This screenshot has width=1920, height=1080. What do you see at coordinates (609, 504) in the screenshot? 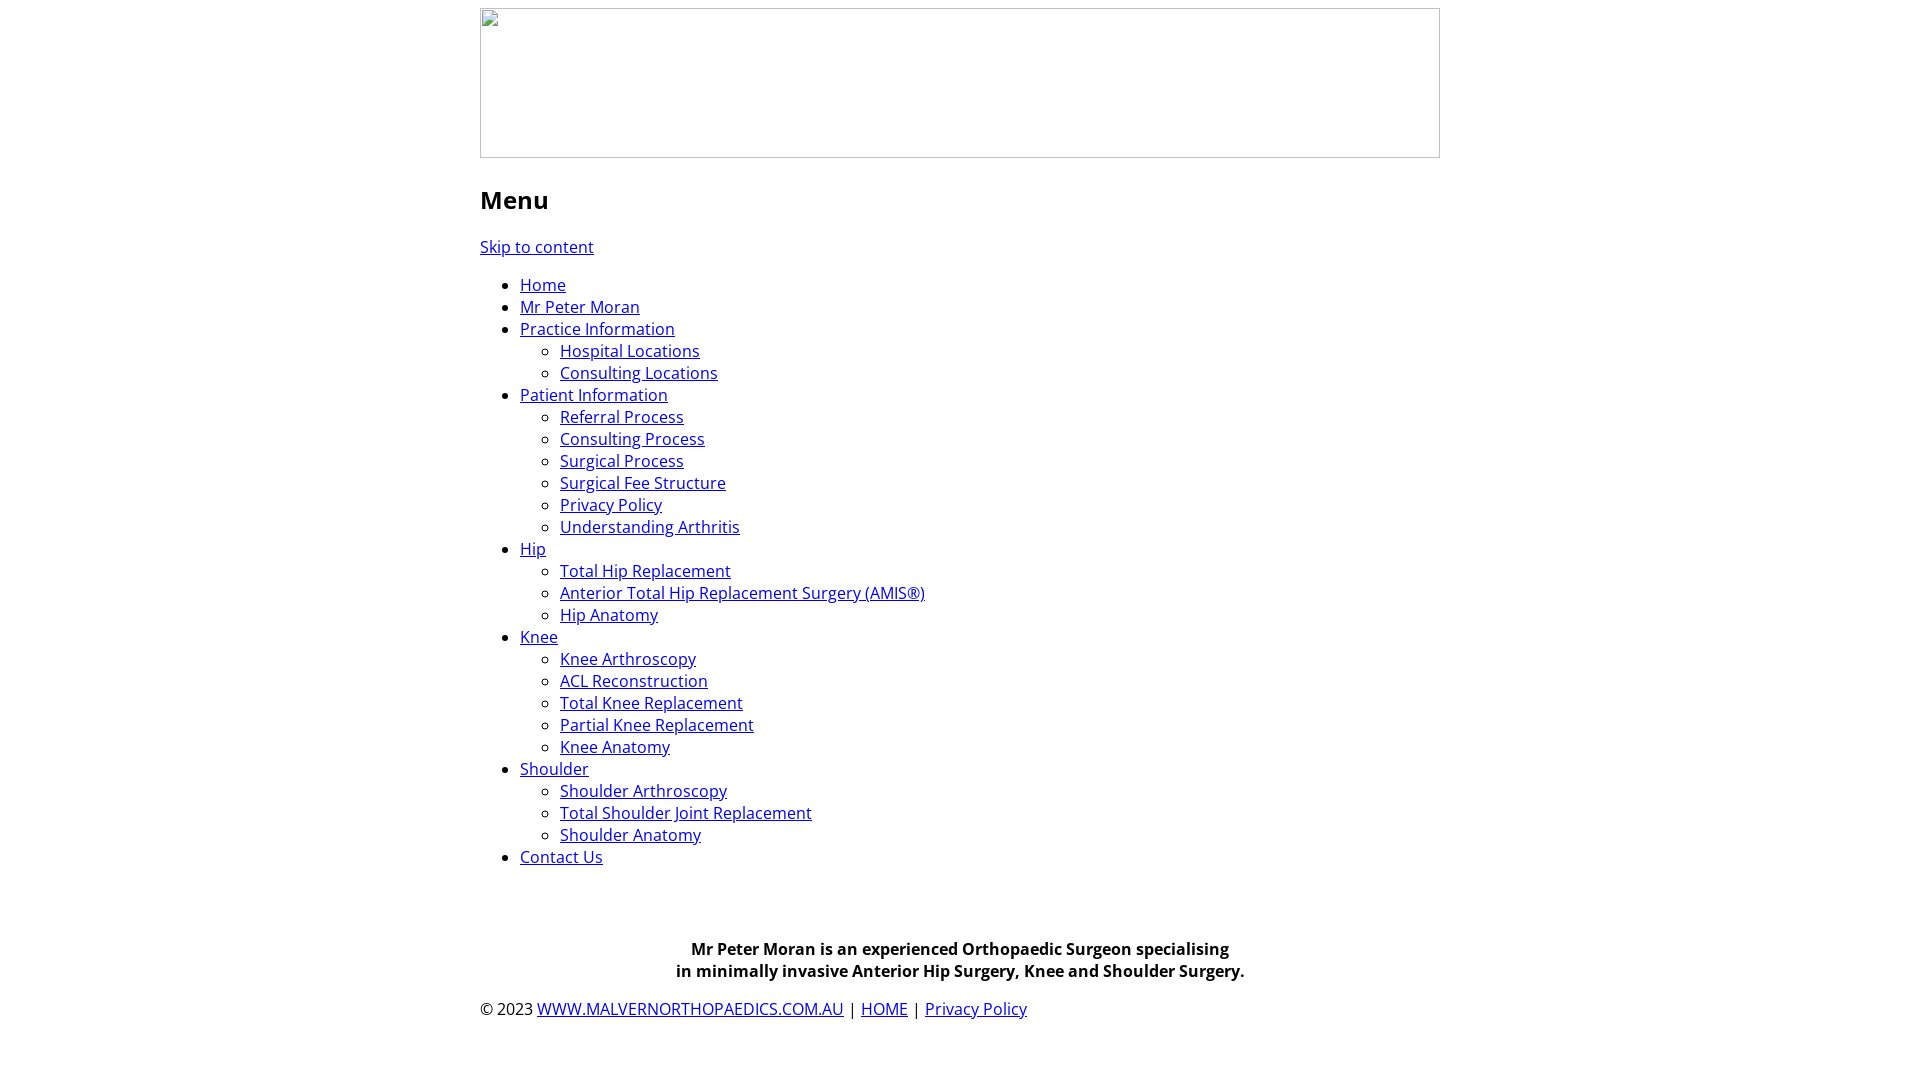
I see `'Privacy Policy'` at bounding box center [609, 504].